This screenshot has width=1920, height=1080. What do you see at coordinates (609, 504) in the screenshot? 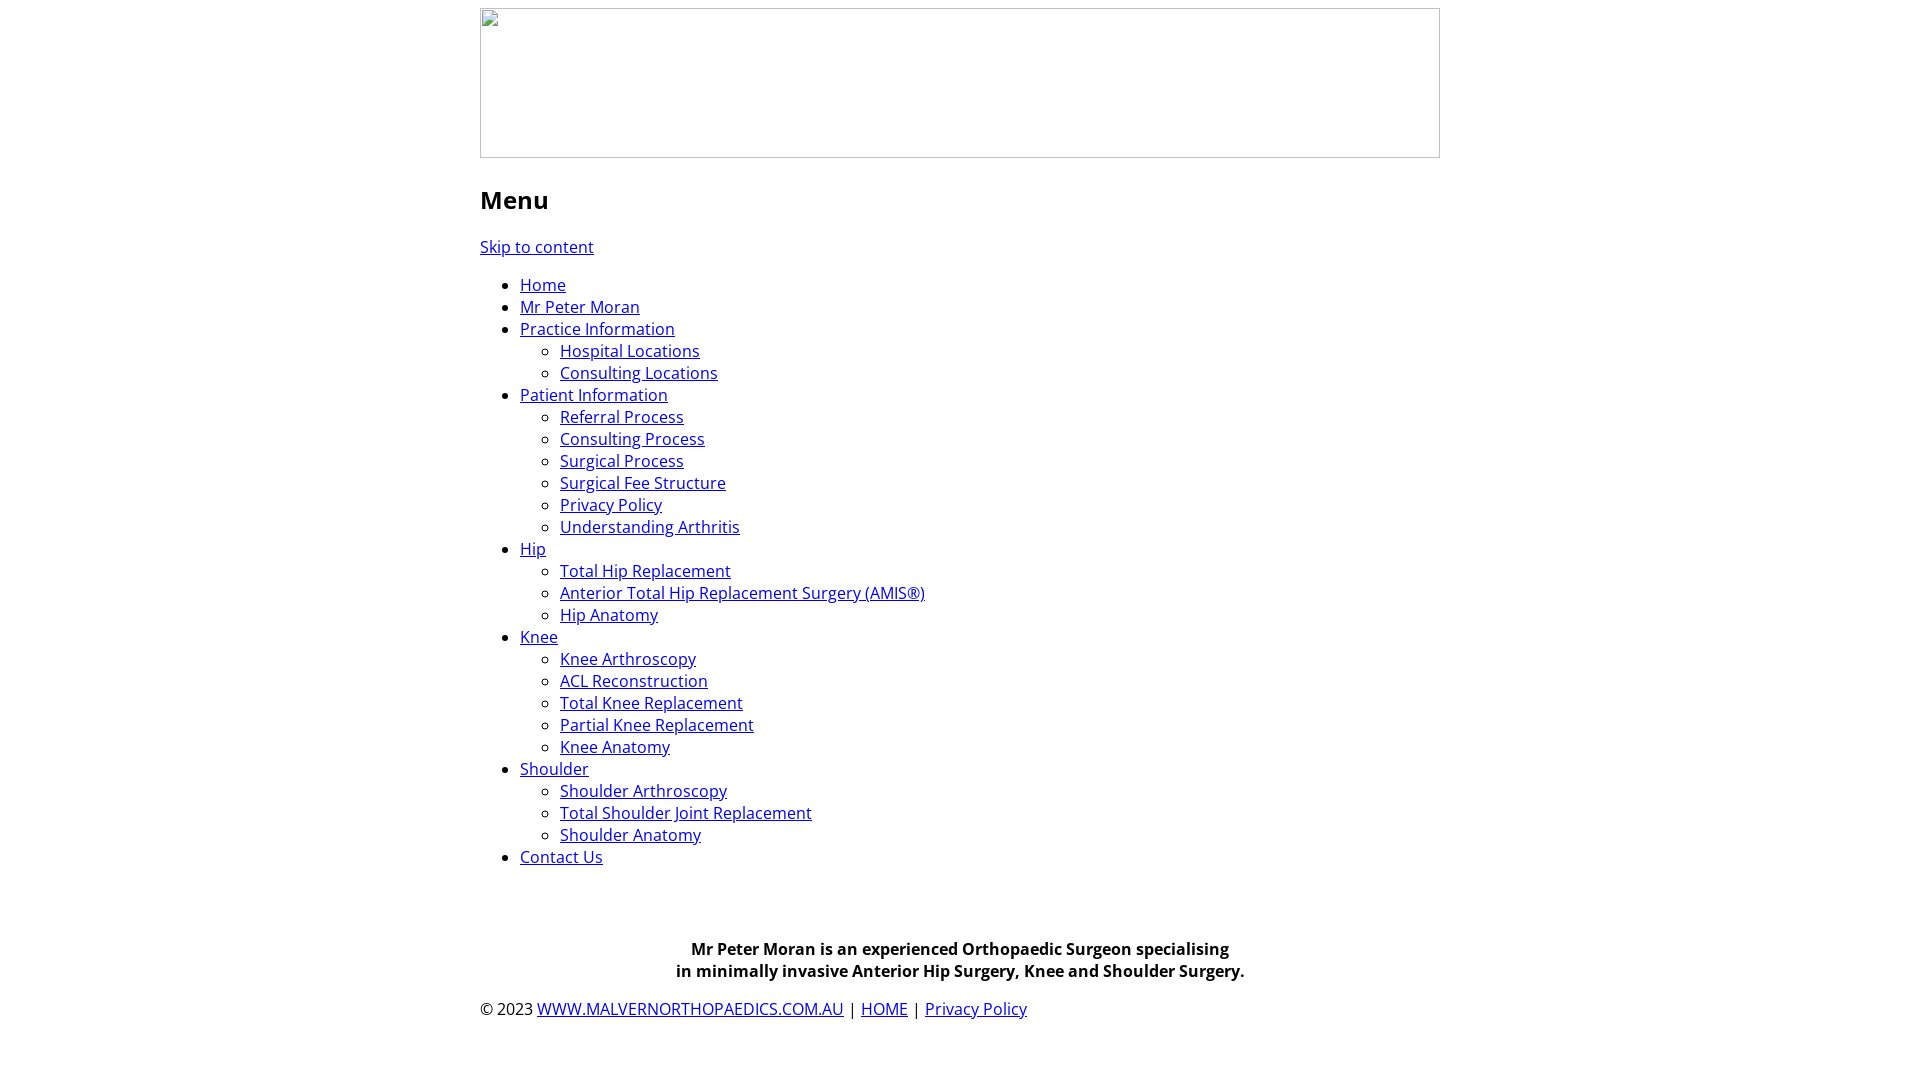
I see `'Privacy Policy'` at bounding box center [609, 504].